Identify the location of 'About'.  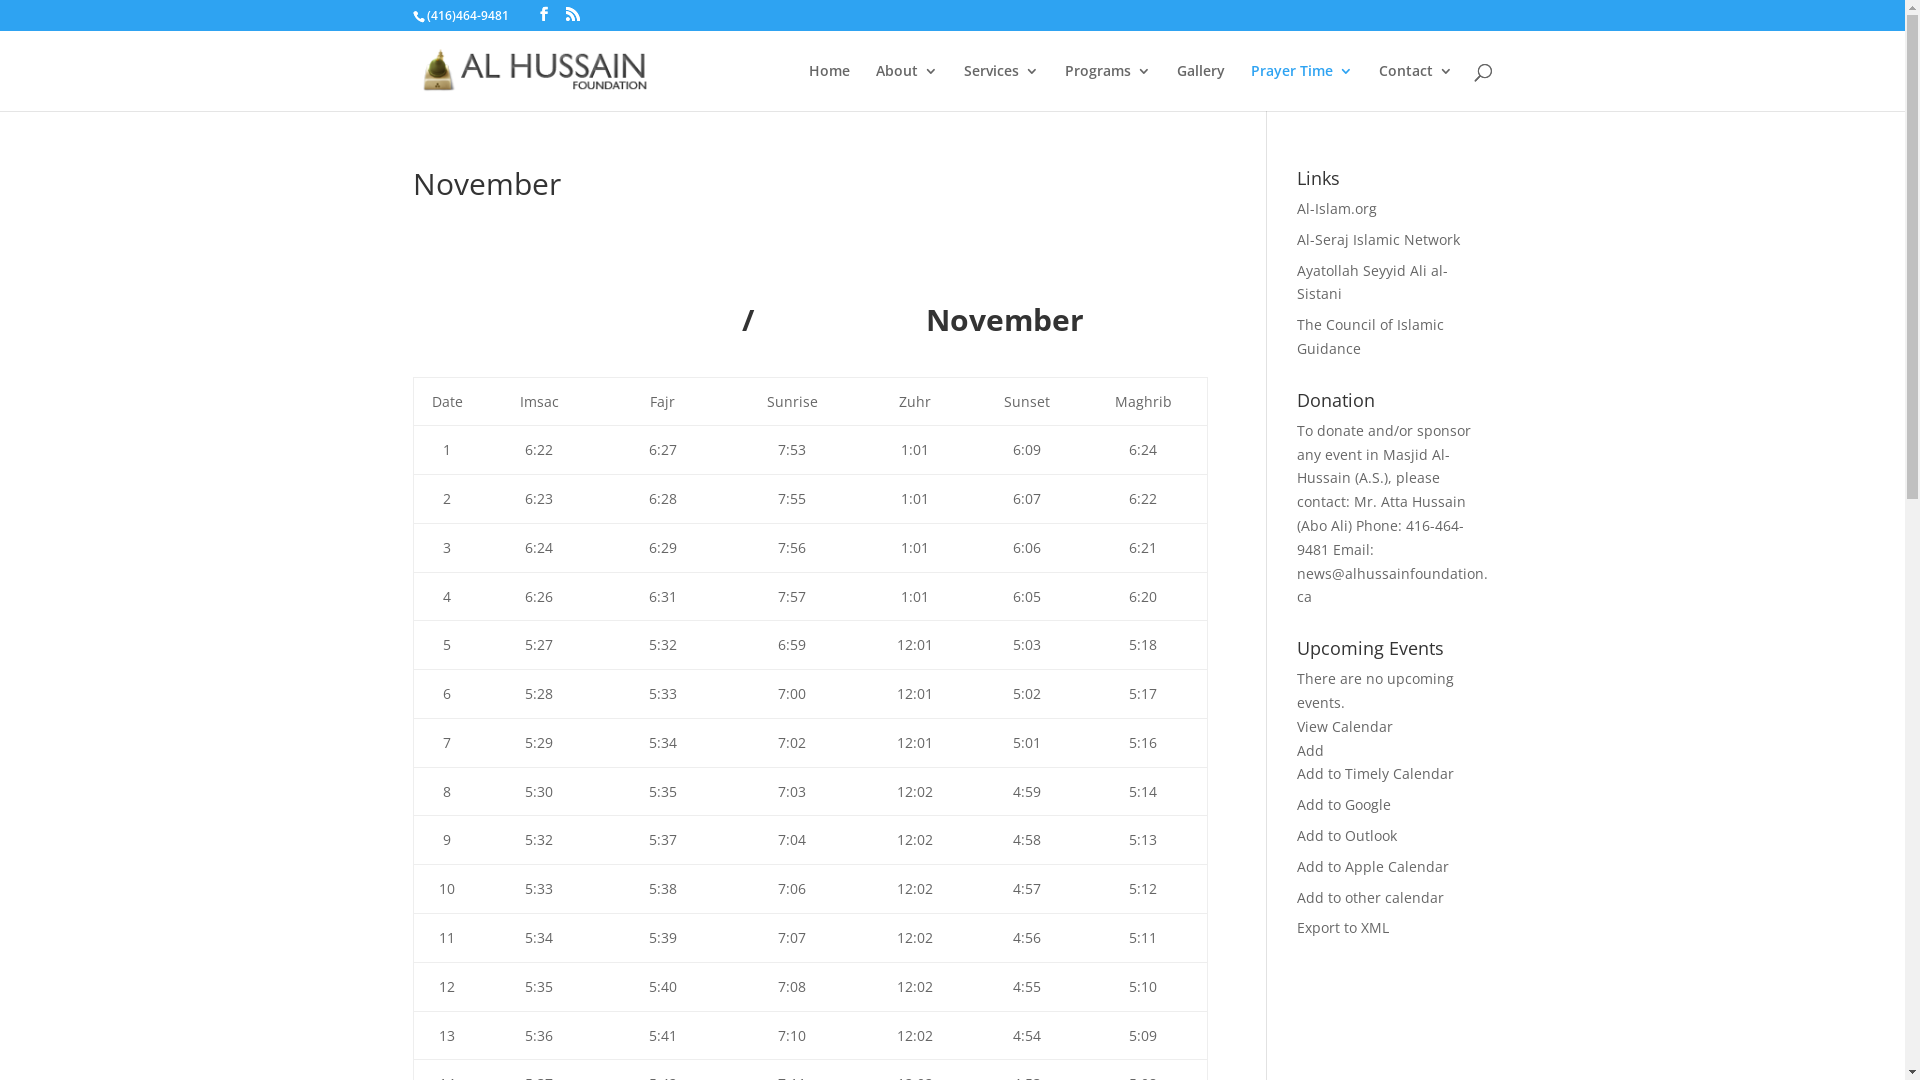
(906, 86).